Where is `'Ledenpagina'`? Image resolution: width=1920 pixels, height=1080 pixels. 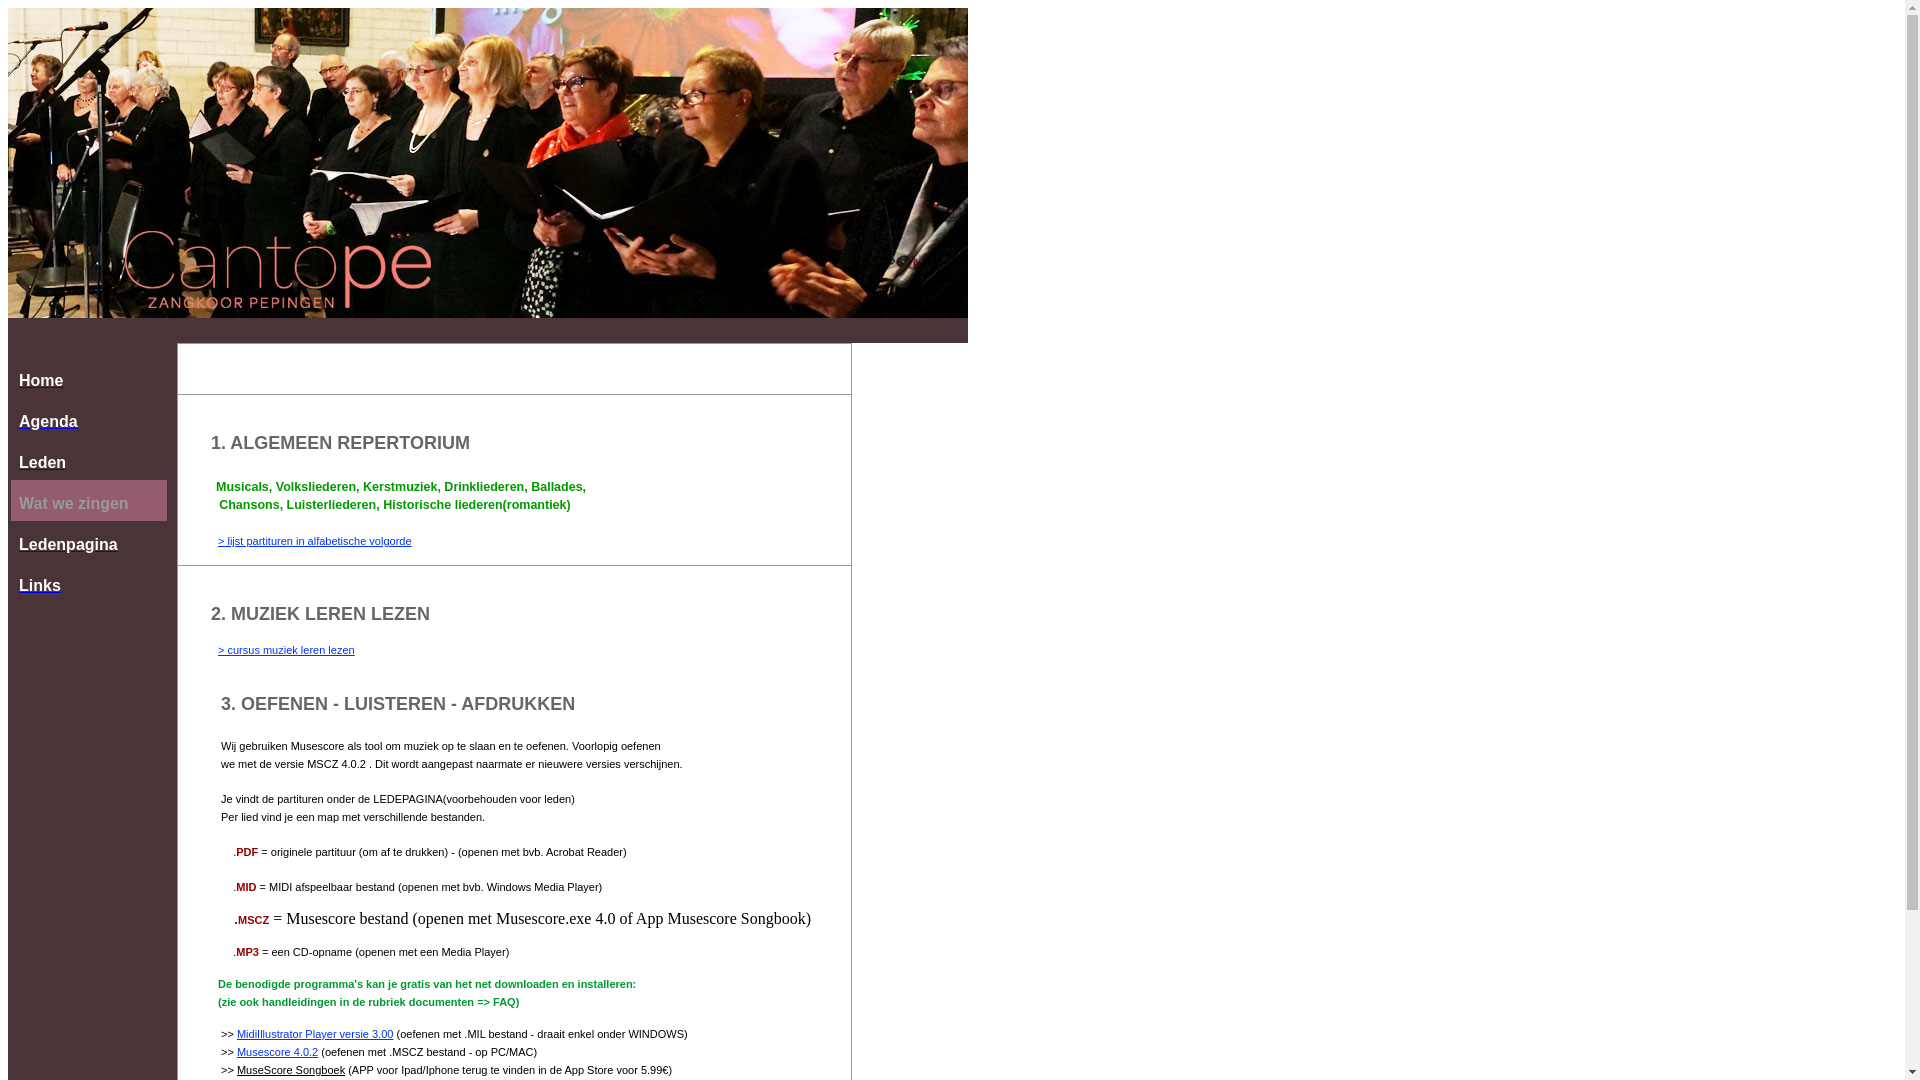
'Ledenpagina' is located at coordinates (10, 541).